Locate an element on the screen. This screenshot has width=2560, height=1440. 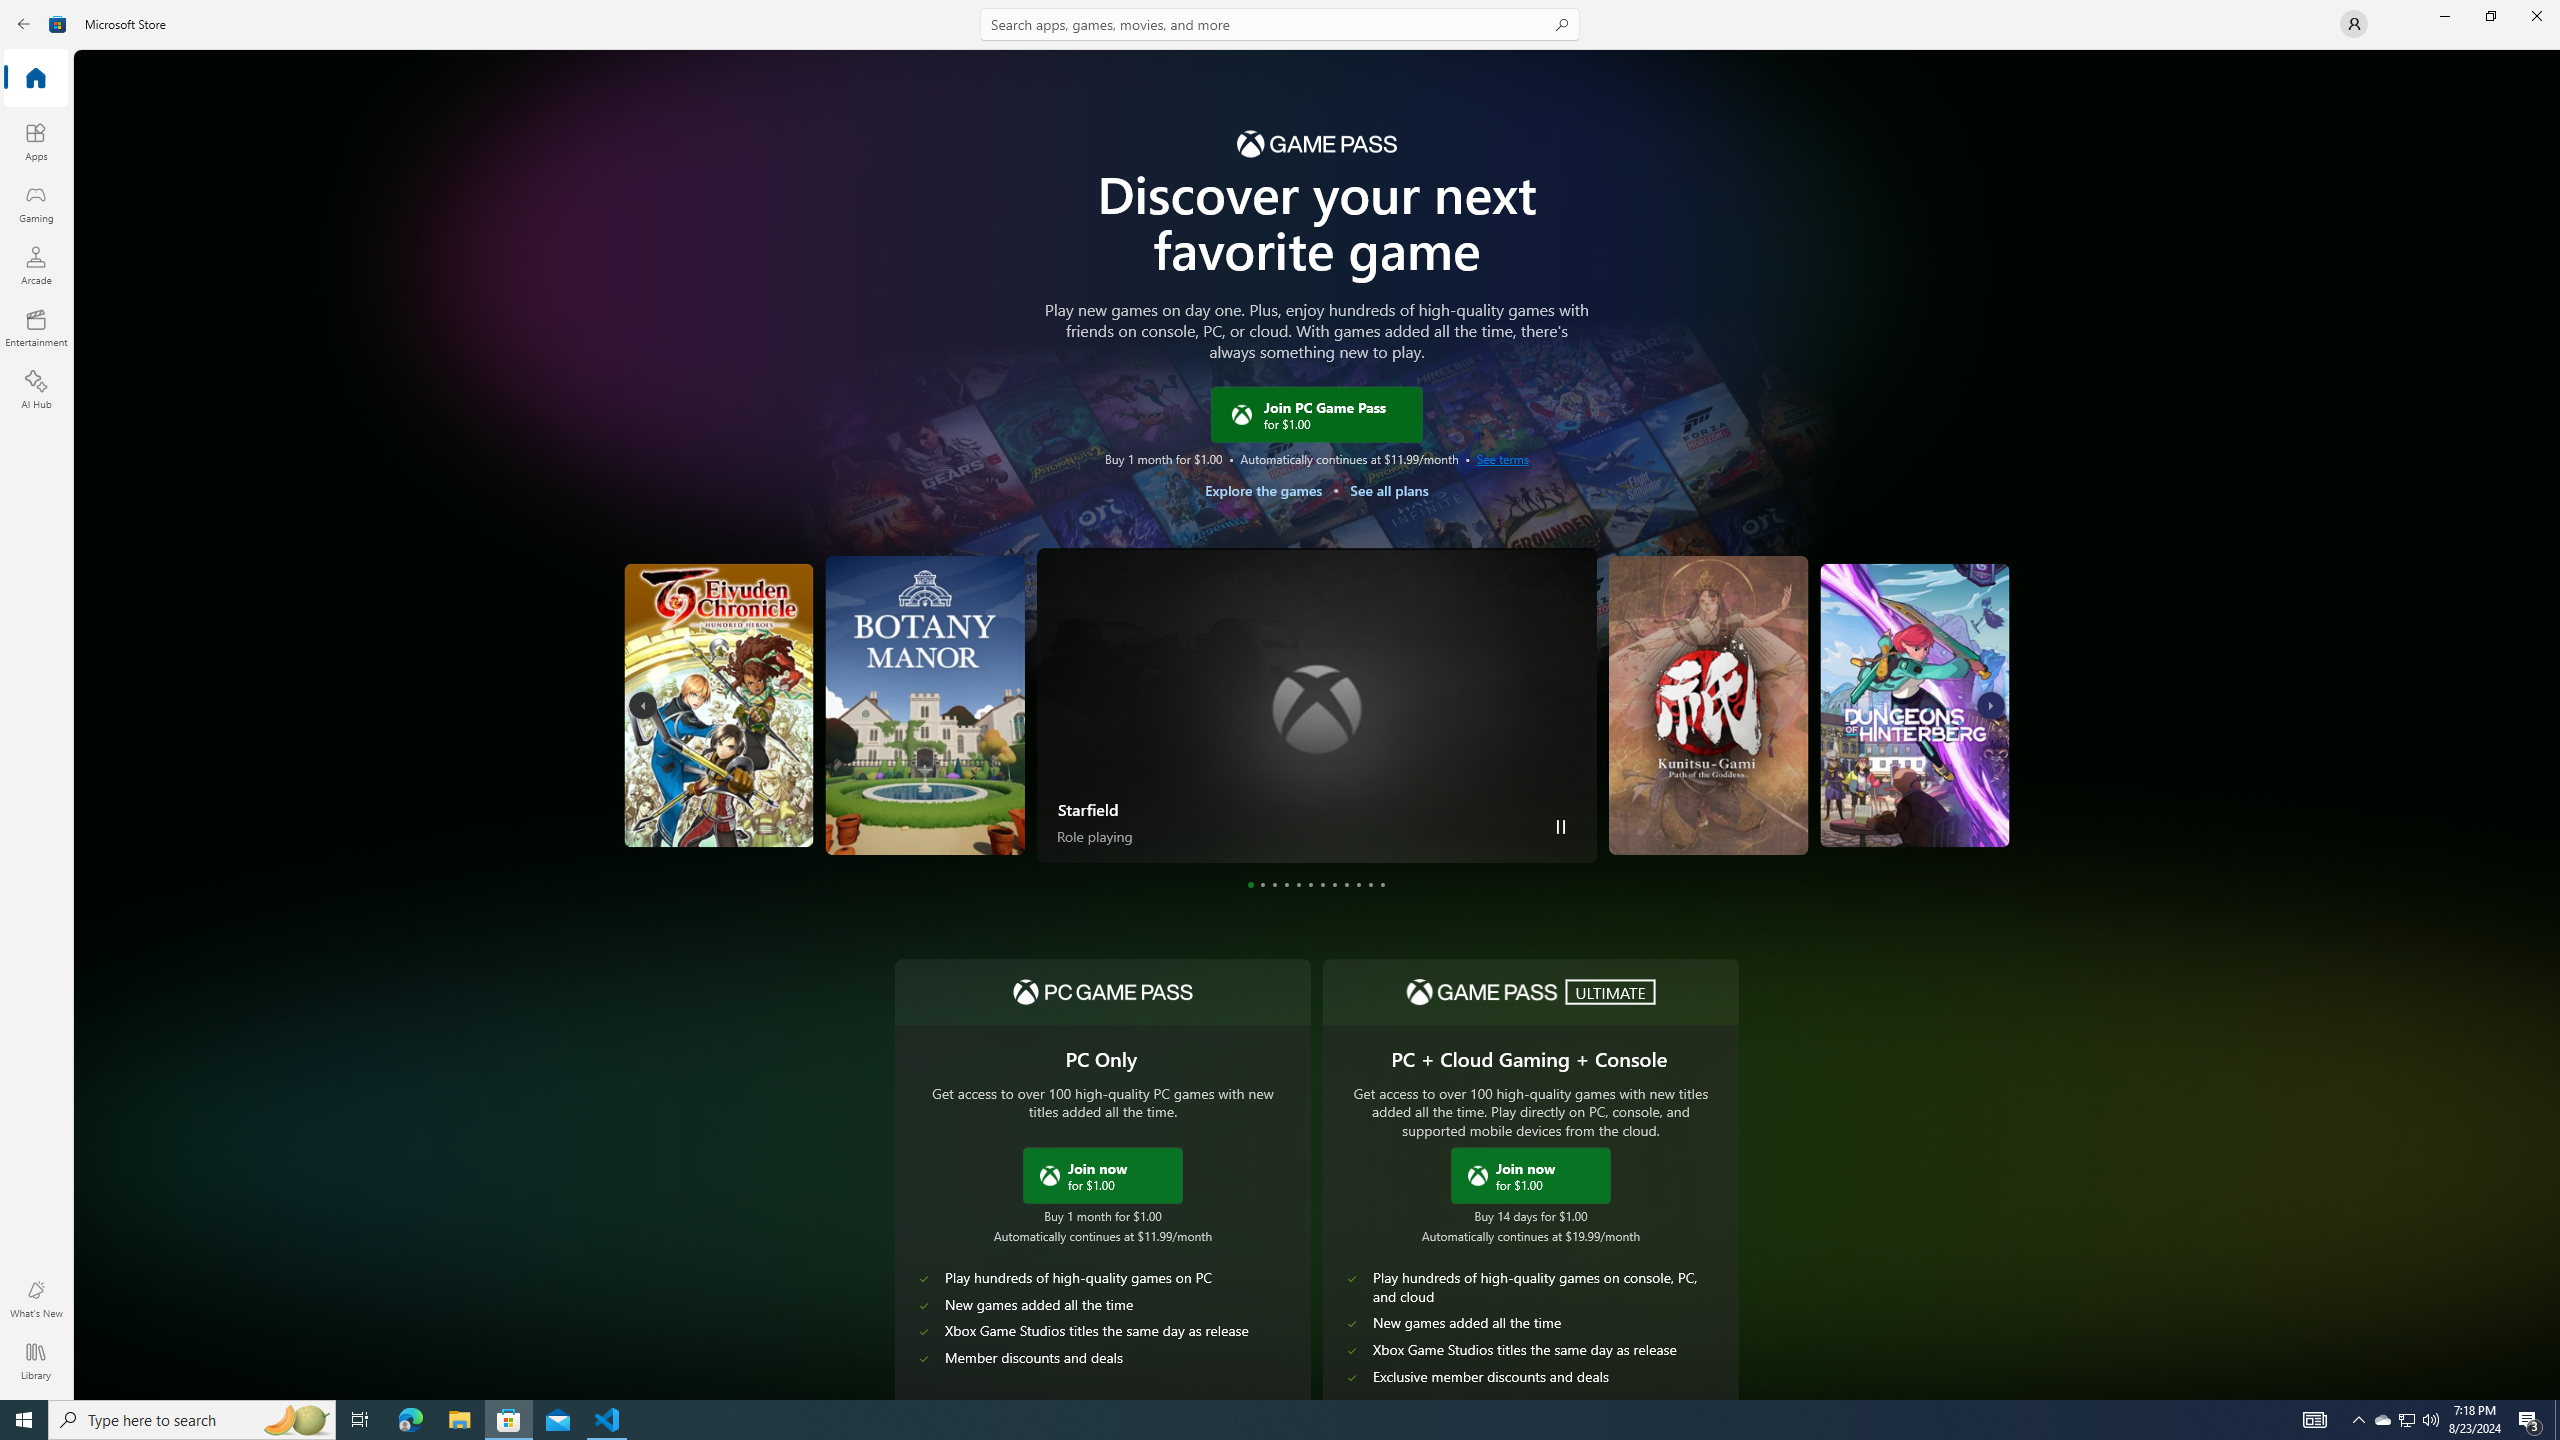
'Page 7' is located at coordinates (1321, 884).